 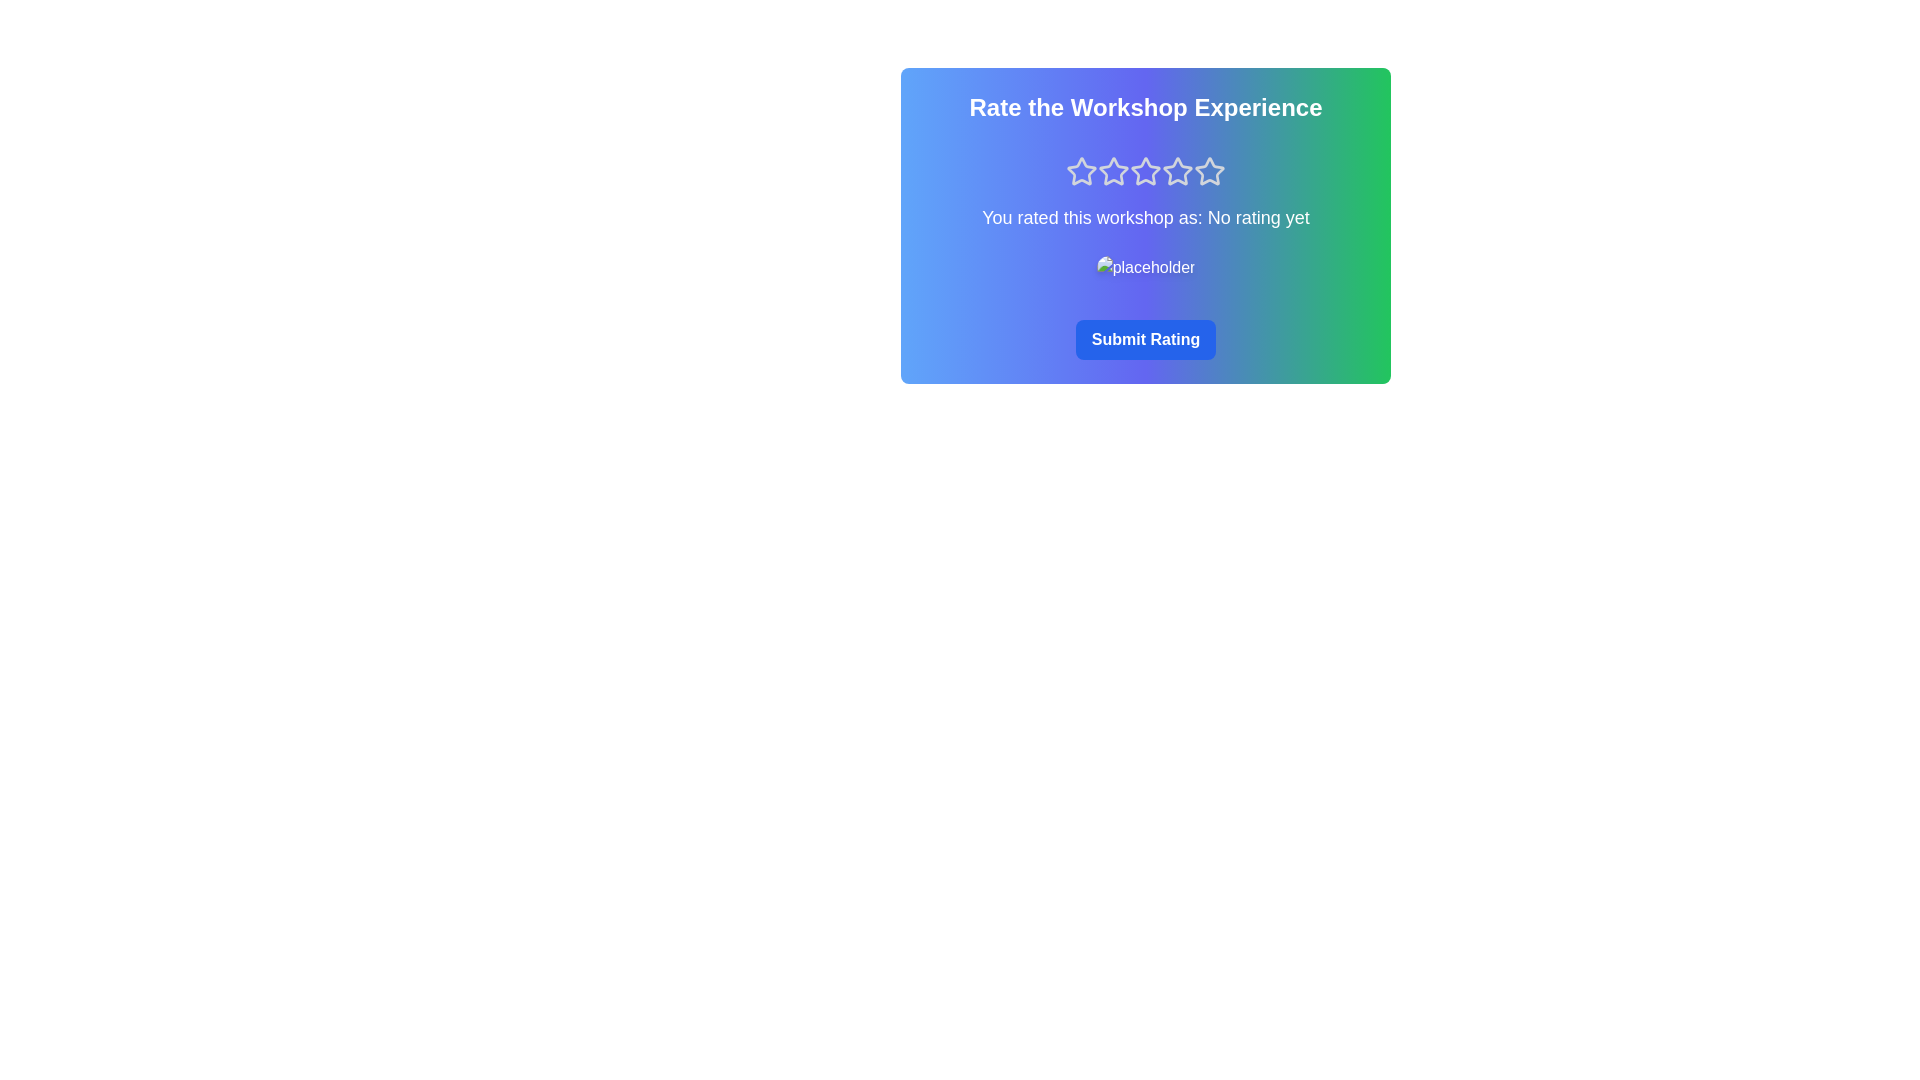 What do you see at coordinates (1146, 171) in the screenshot?
I see `the rating to 3 stars by clicking the corresponding star` at bounding box center [1146, 171].